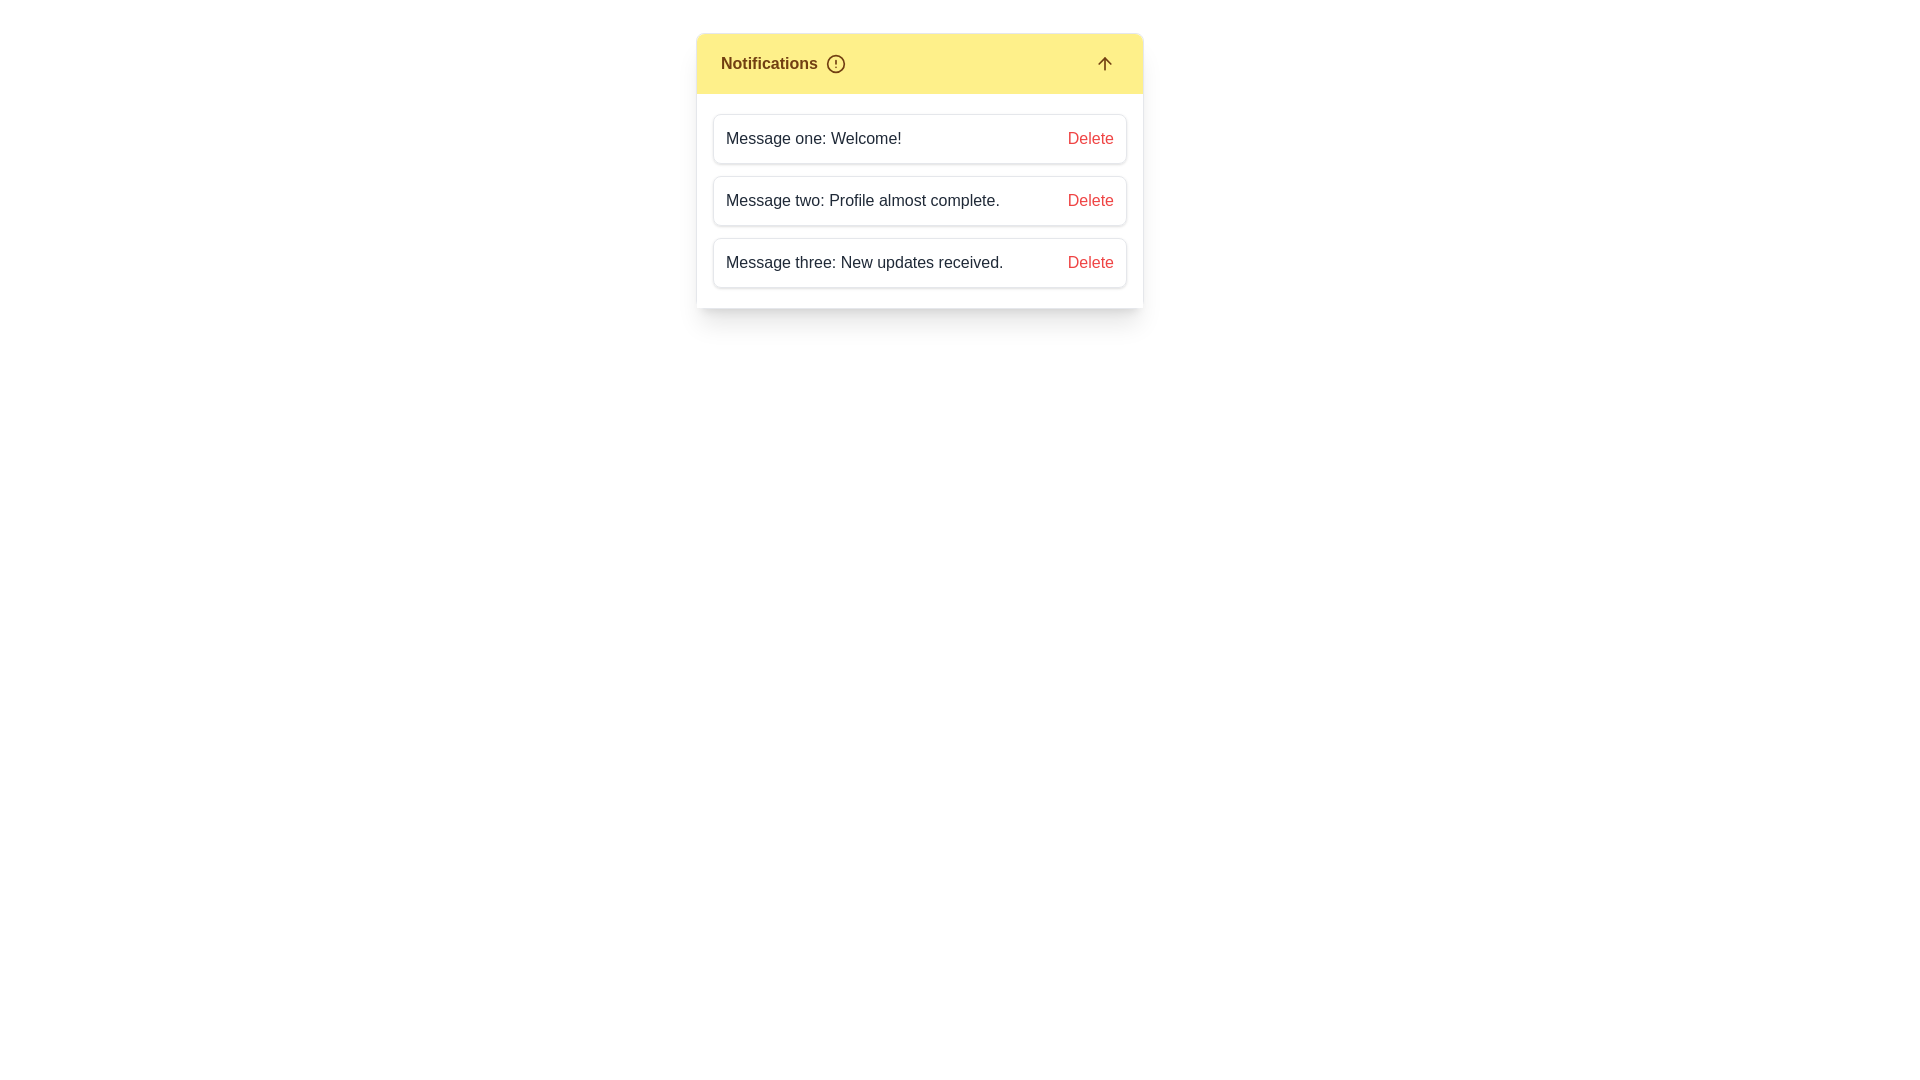 The height and width of the screenshot is (1080, 1920). What do you see at coordinates (835, 63) in the screenshot?
I see `the notification icon located to the right of the 'Notifications' text in the yellow header bar for further actions` at bounding box center [835, 63].